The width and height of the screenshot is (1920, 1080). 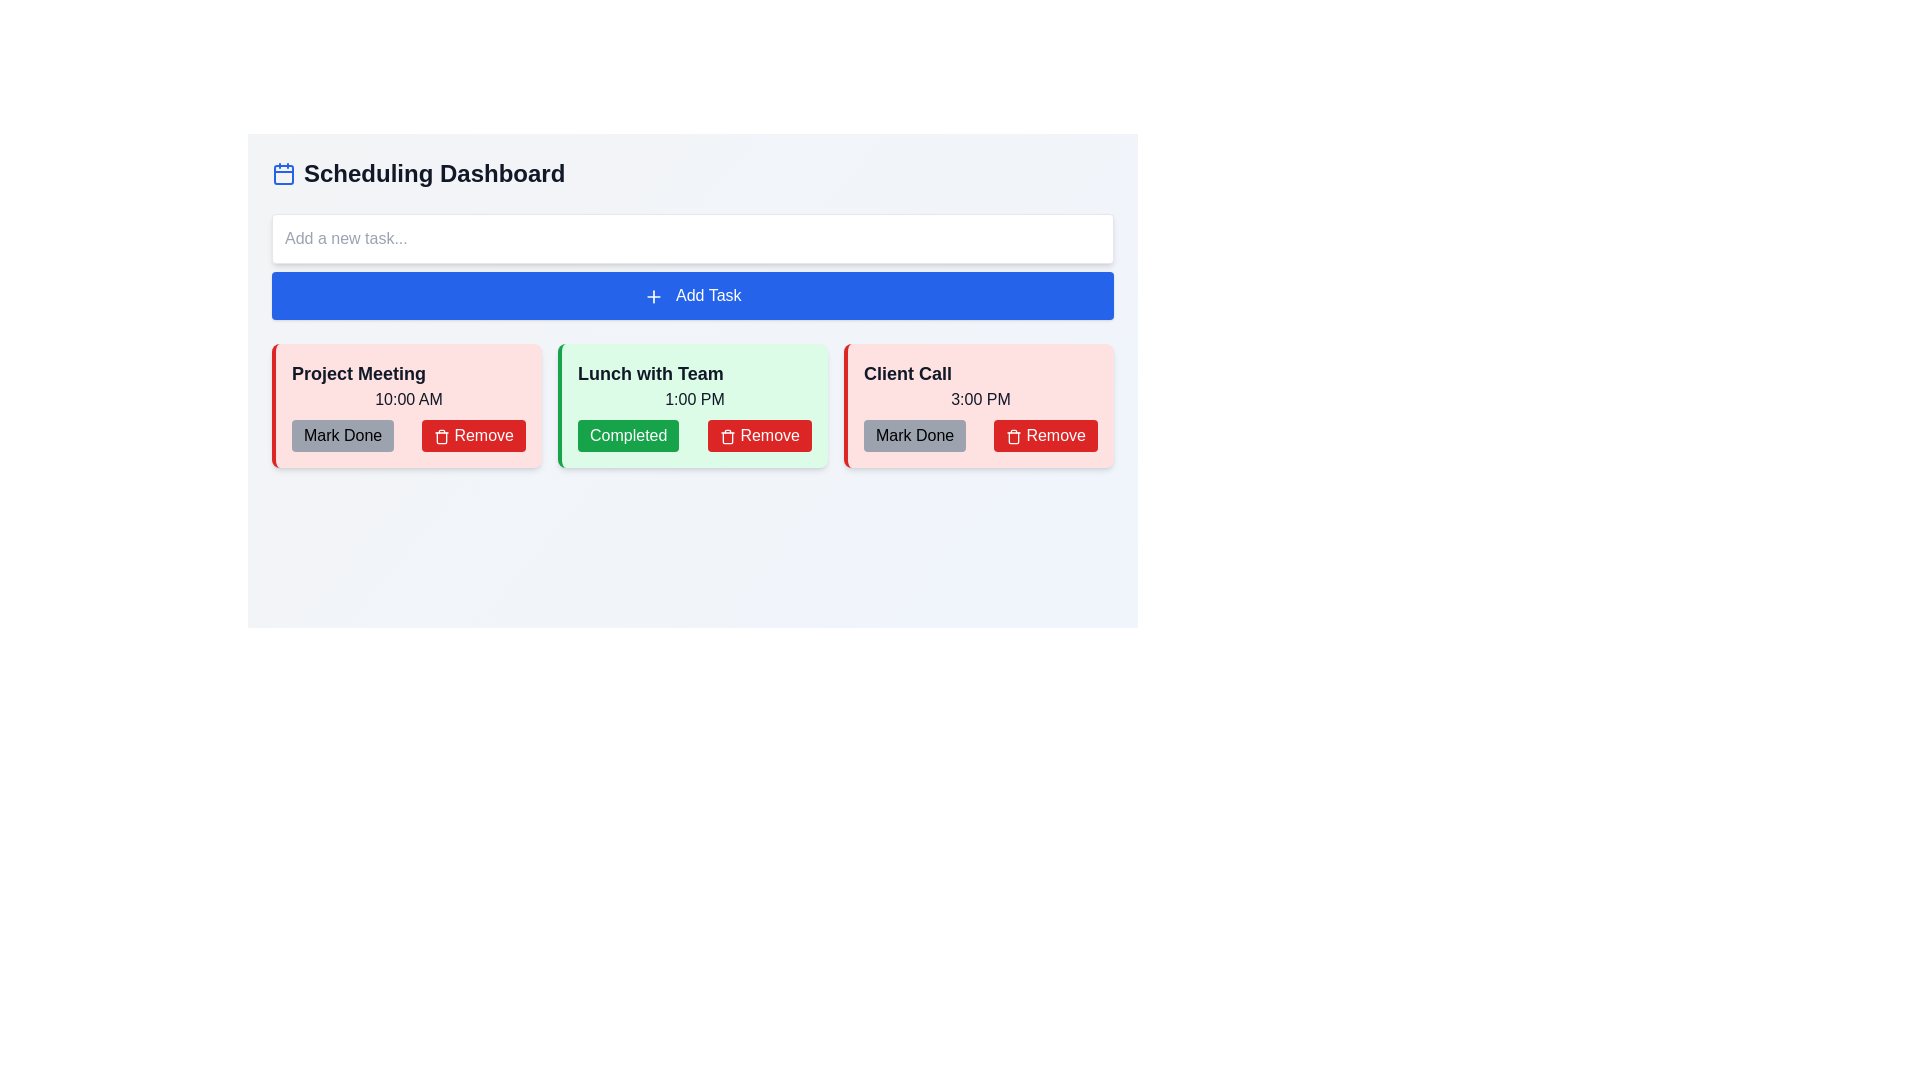 What do you see at coordinates (692, 265) in the screenshot?
I see `the button that adds tasks, located directly beneath the input field and above the scheduled events cards` at bounding box center [692, 265].